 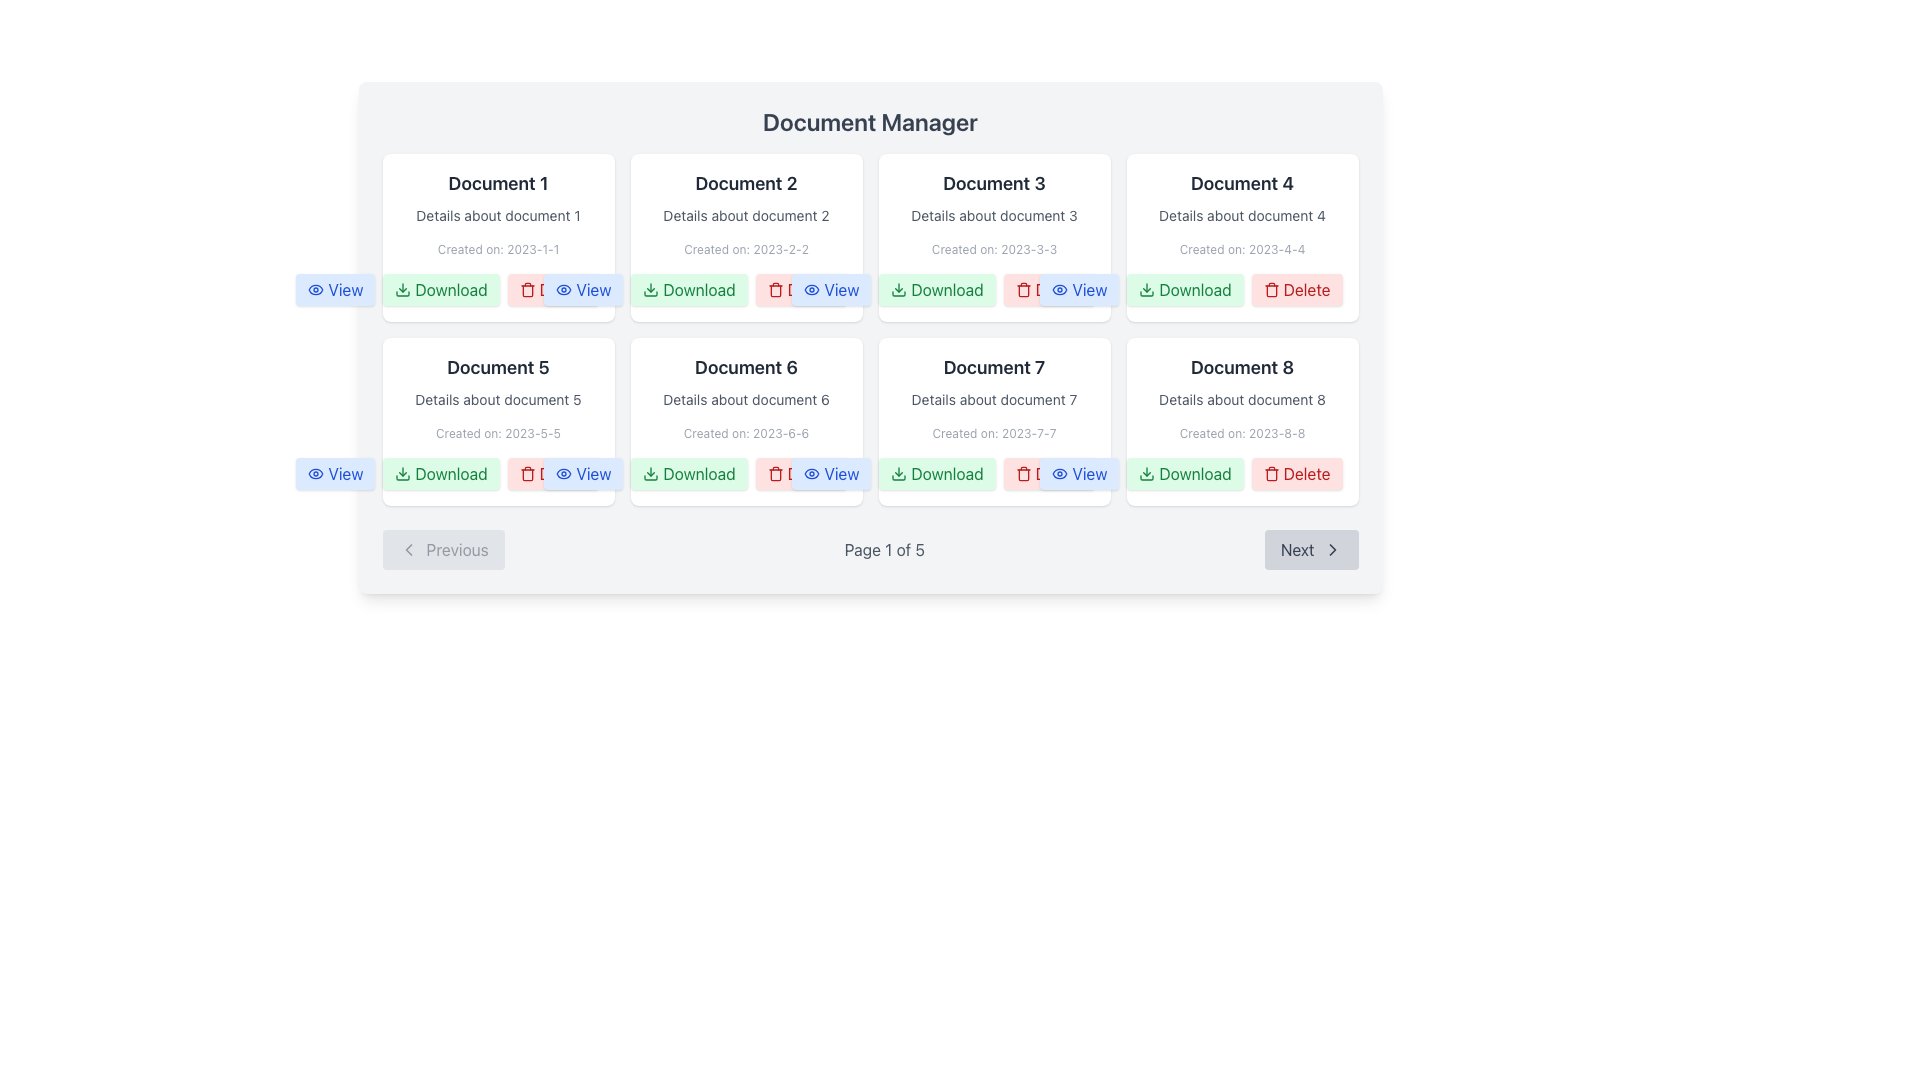 What do you see at coordinates (498, 184) in the screenshot?
I see `bold-text heading labeled 'Document 1' located at the top of its card in the document grid layout` at bounding box center [498, 184].